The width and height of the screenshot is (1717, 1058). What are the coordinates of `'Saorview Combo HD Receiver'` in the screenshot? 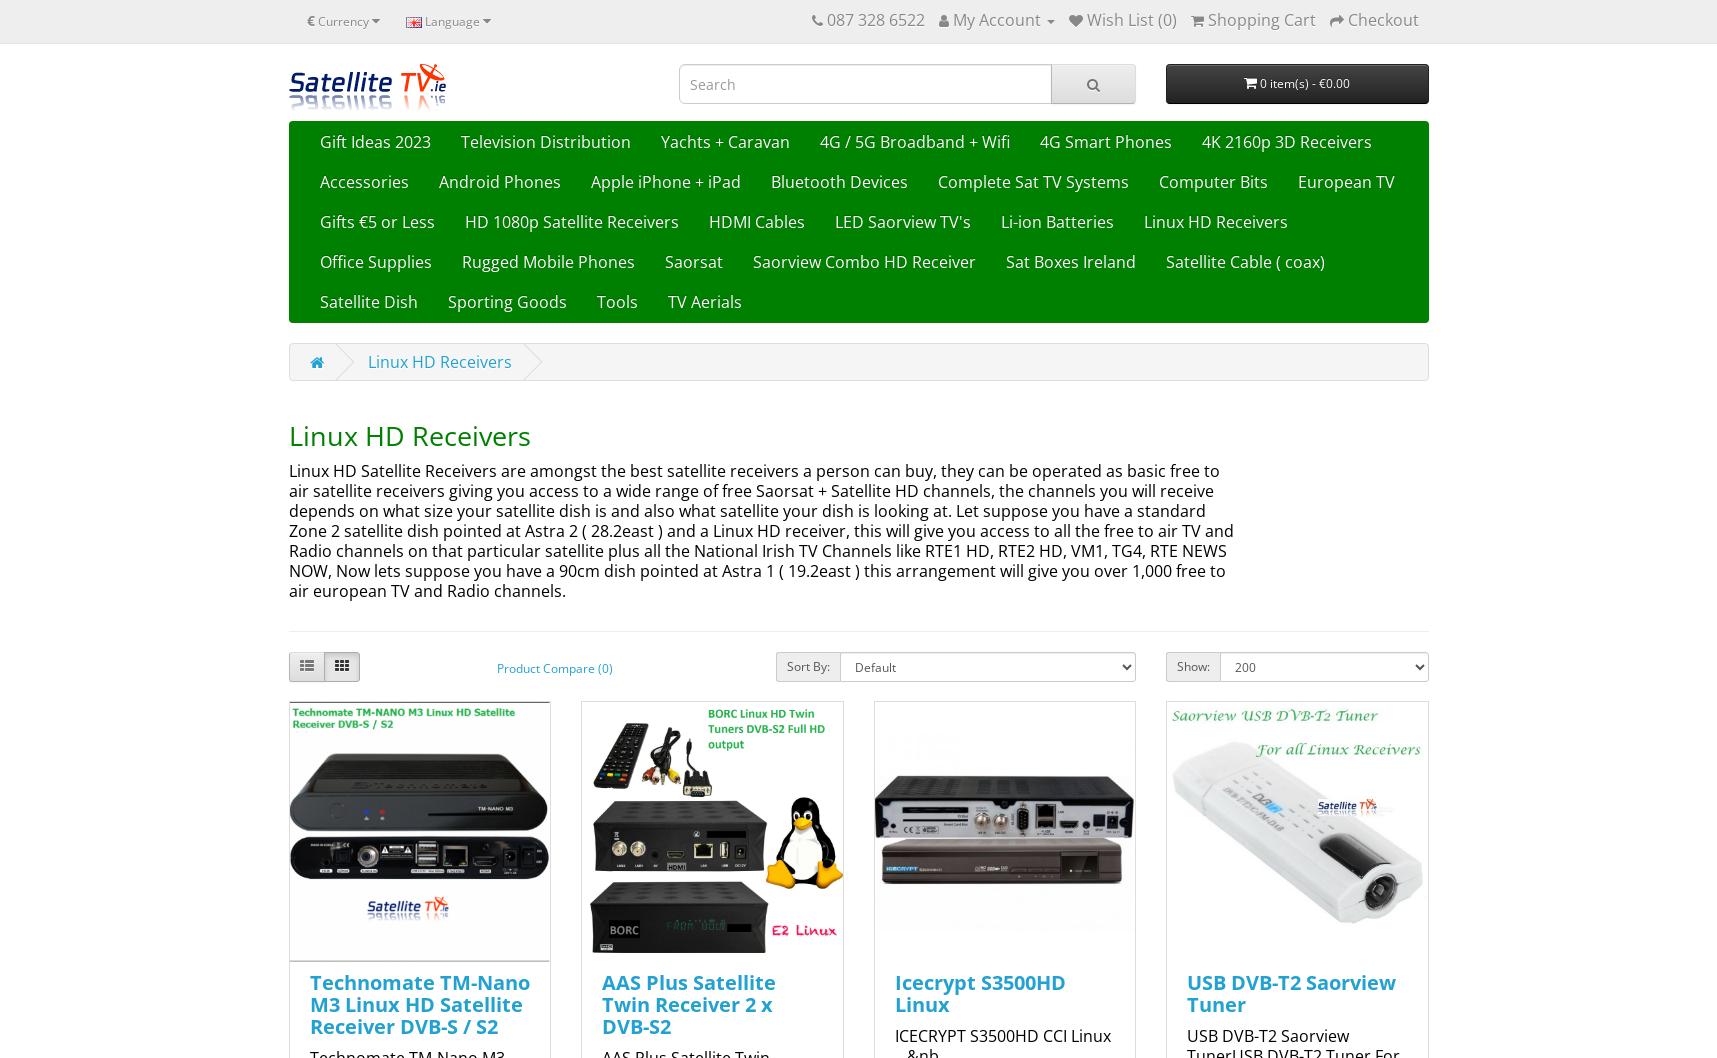 It's located at (863, 261).